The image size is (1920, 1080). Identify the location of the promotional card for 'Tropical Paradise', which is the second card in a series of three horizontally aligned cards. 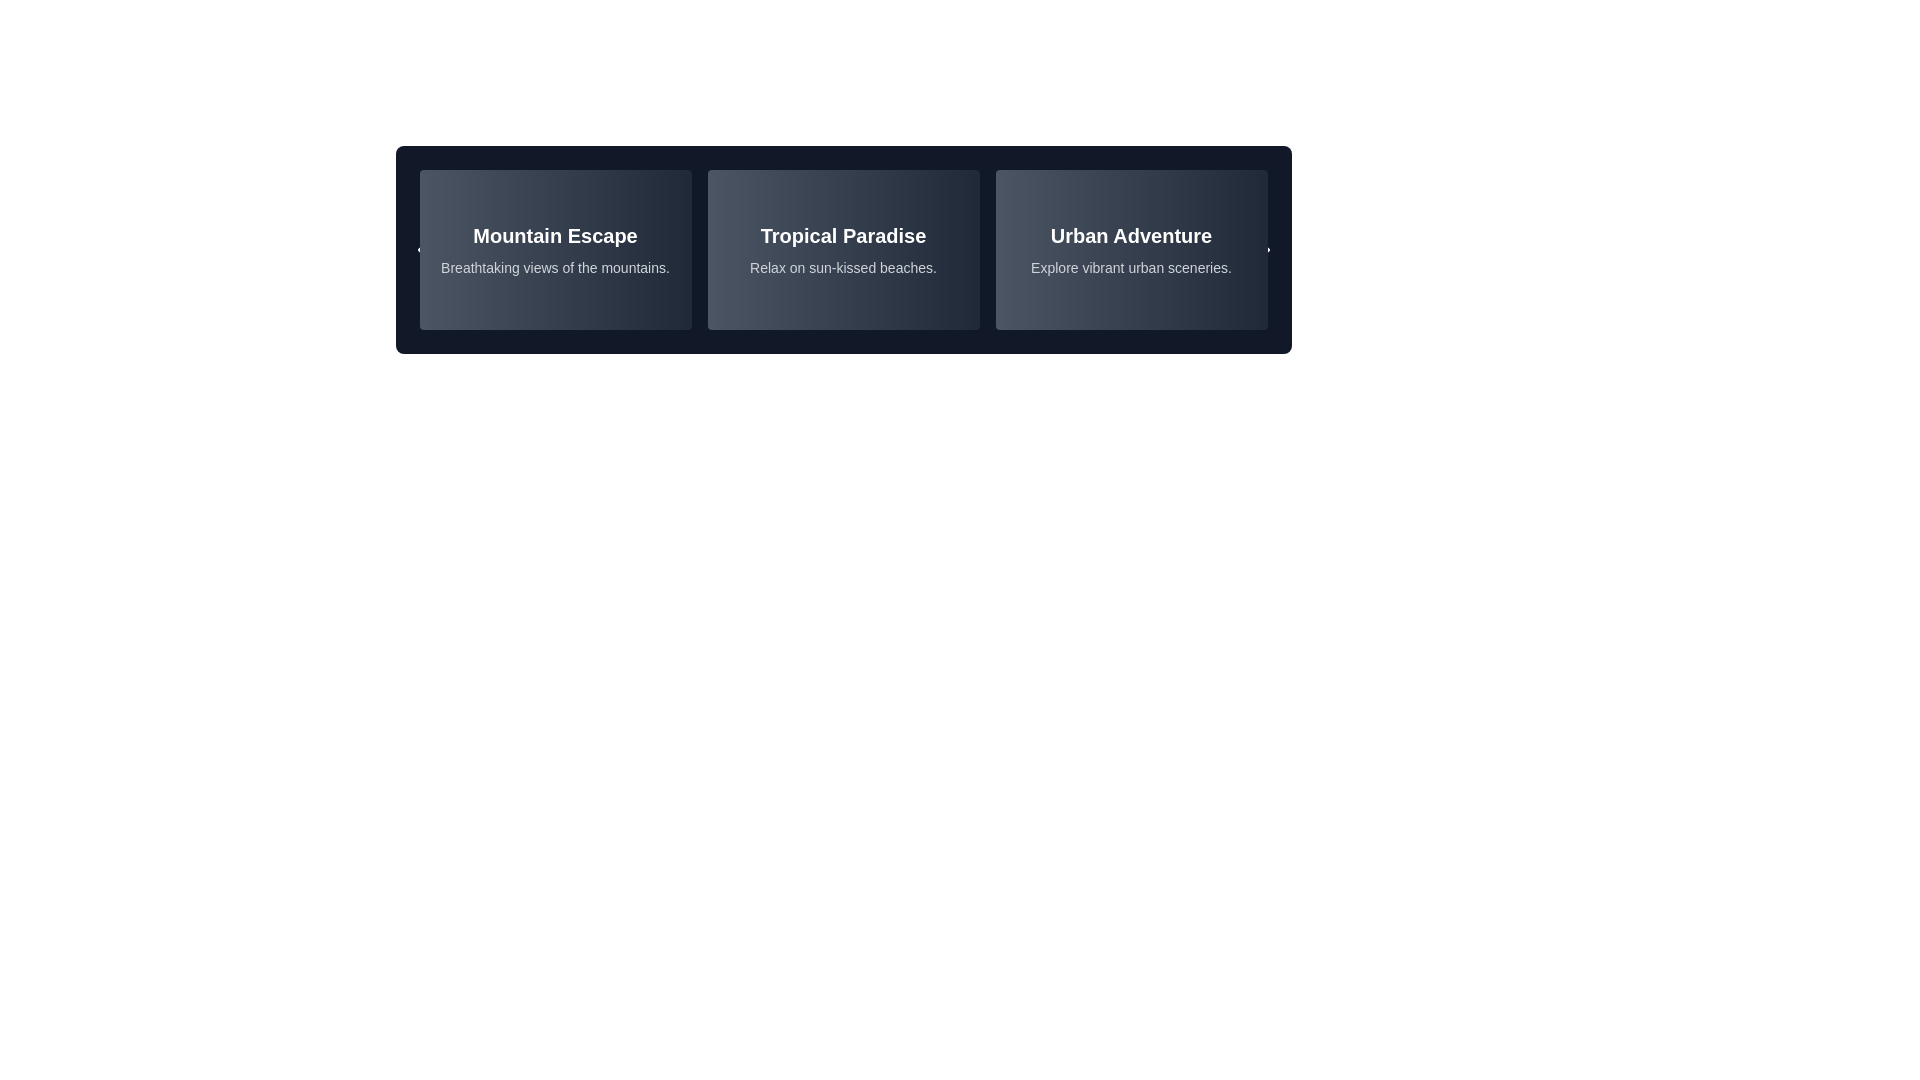
(843, 249).